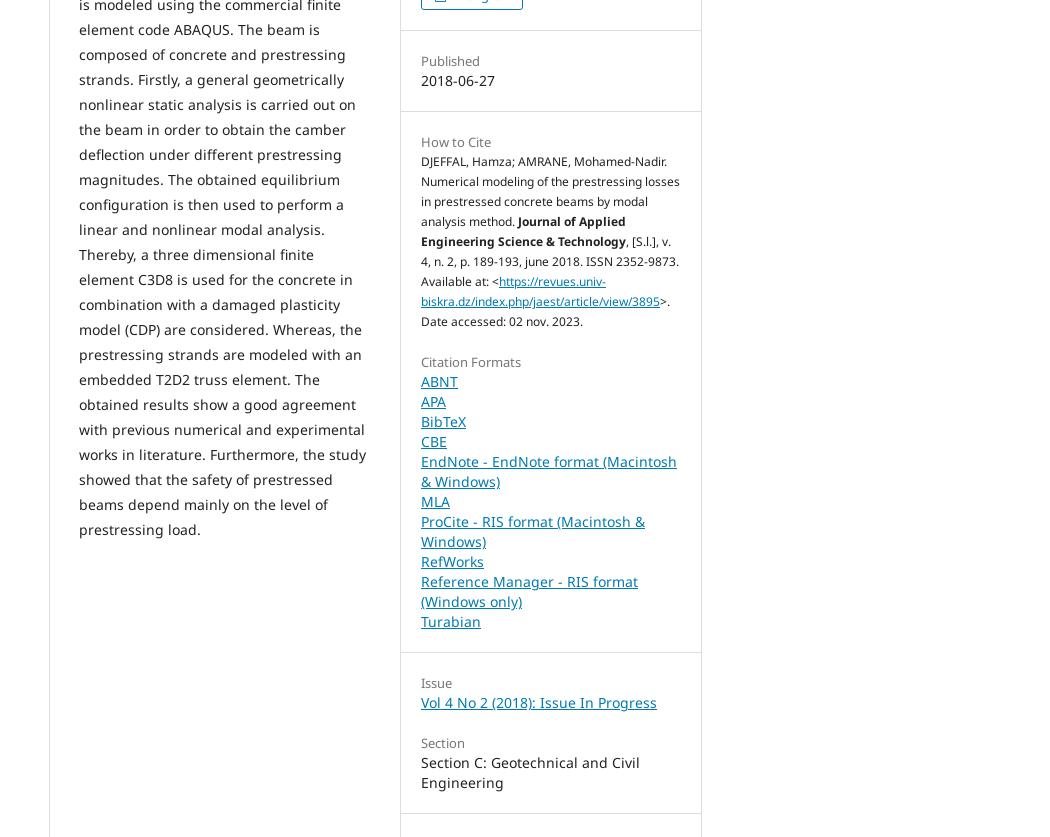 The image size is (1050, 837). I want to click on 'BibTeX', so click(442, 420).